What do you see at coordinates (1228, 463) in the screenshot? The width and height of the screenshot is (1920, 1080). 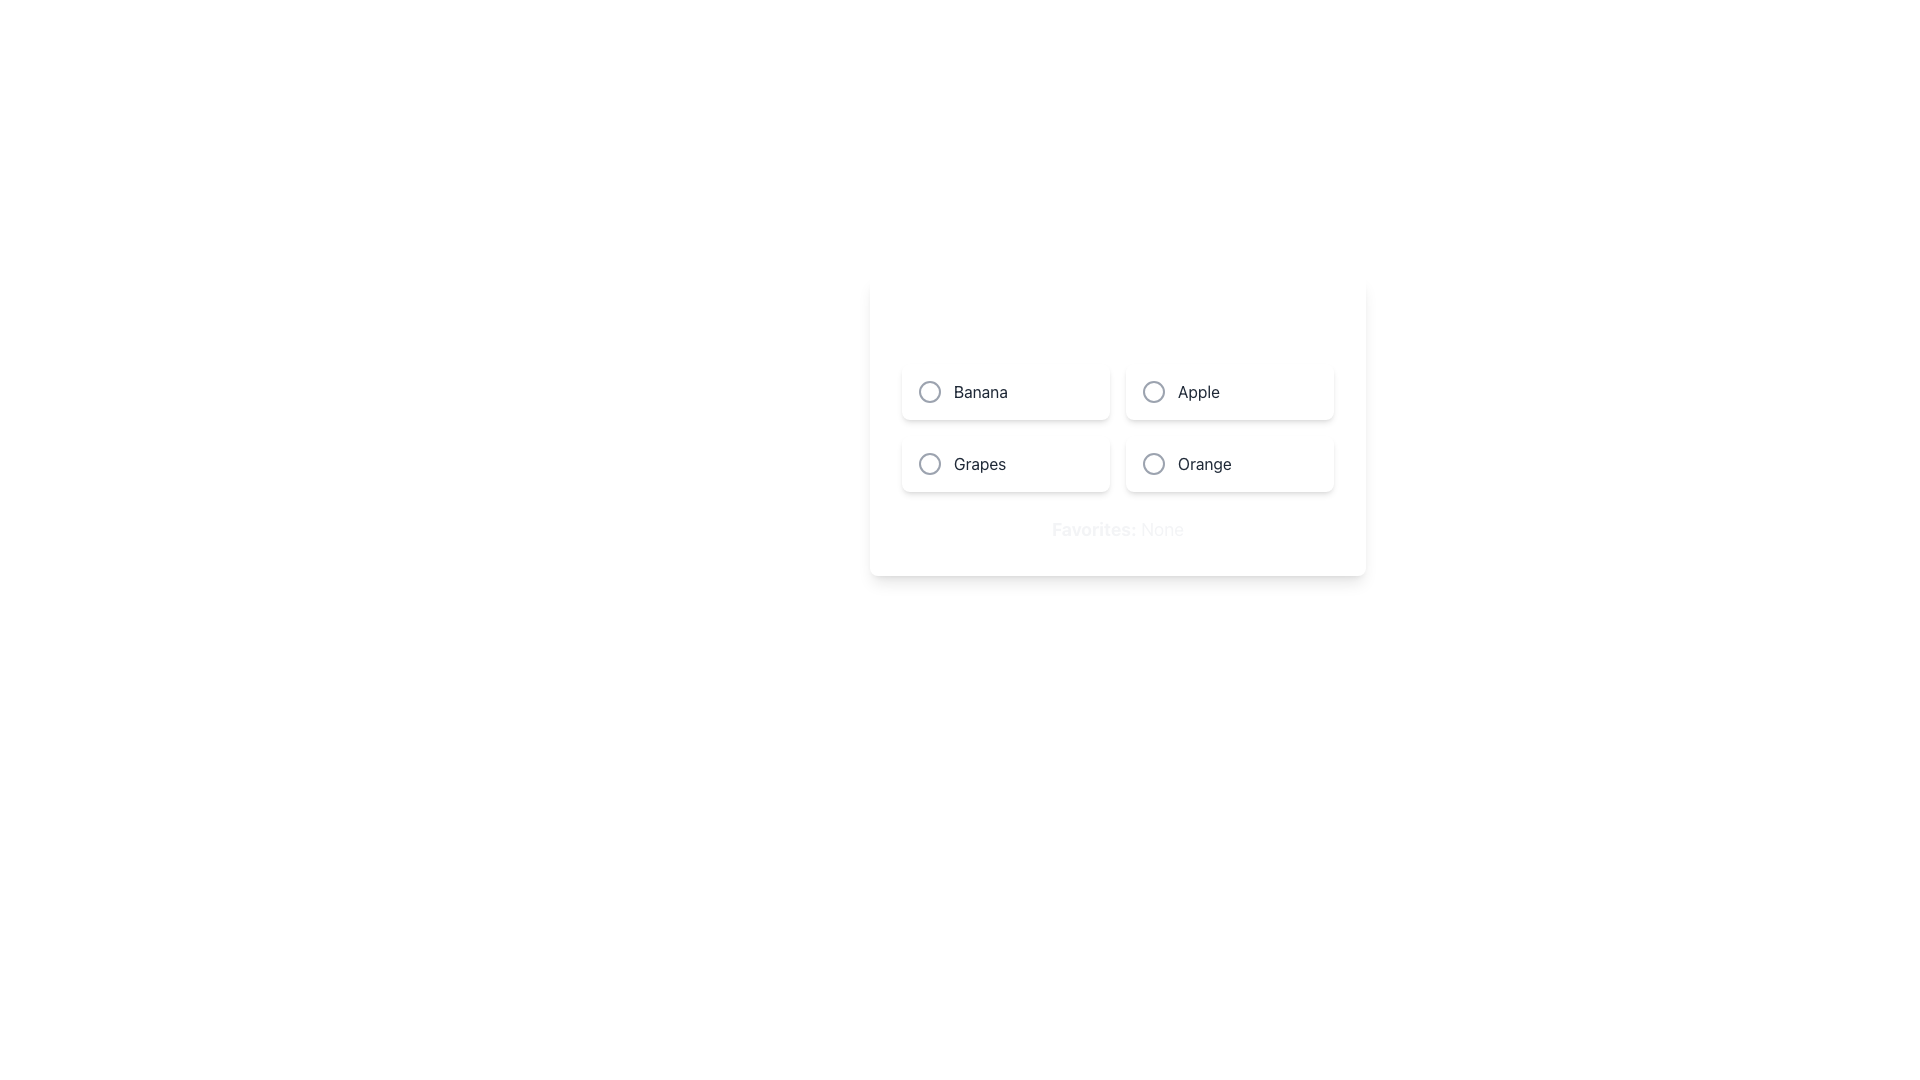 I see `the 'Orange' option card` at bounding box center [1228, 463].